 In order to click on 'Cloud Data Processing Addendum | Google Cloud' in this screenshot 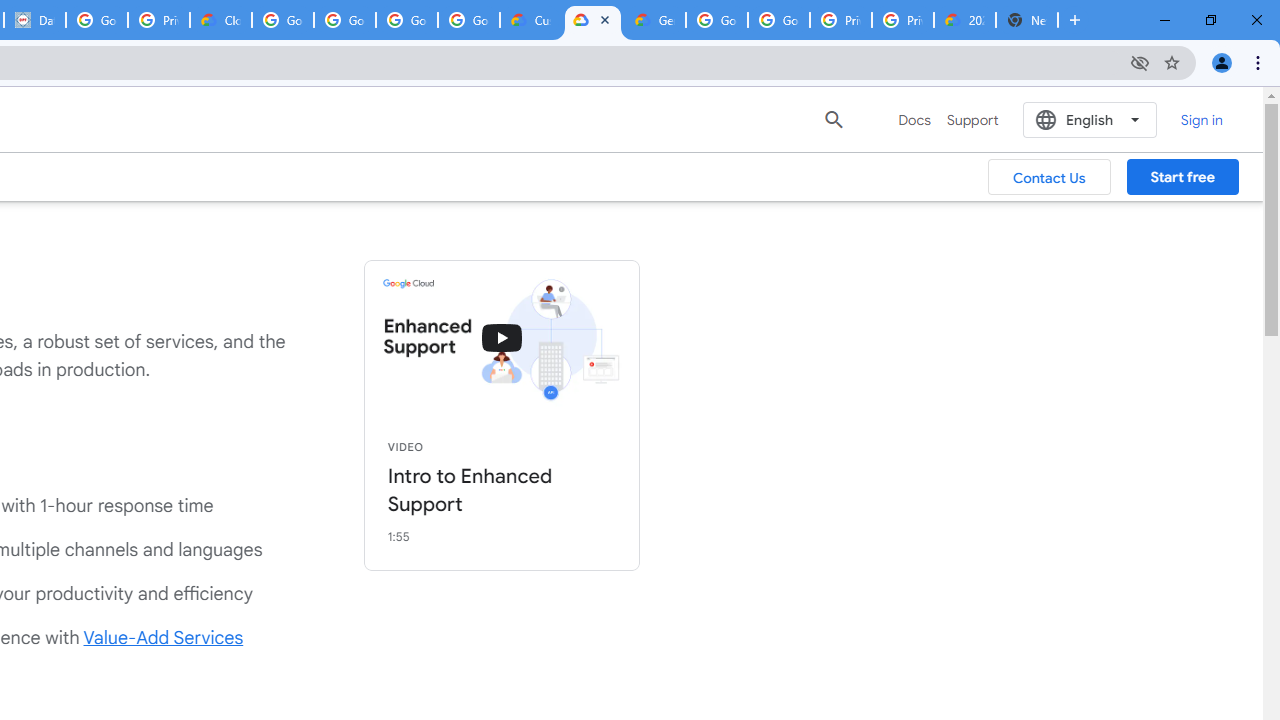, I will do `click(220, 20)`.